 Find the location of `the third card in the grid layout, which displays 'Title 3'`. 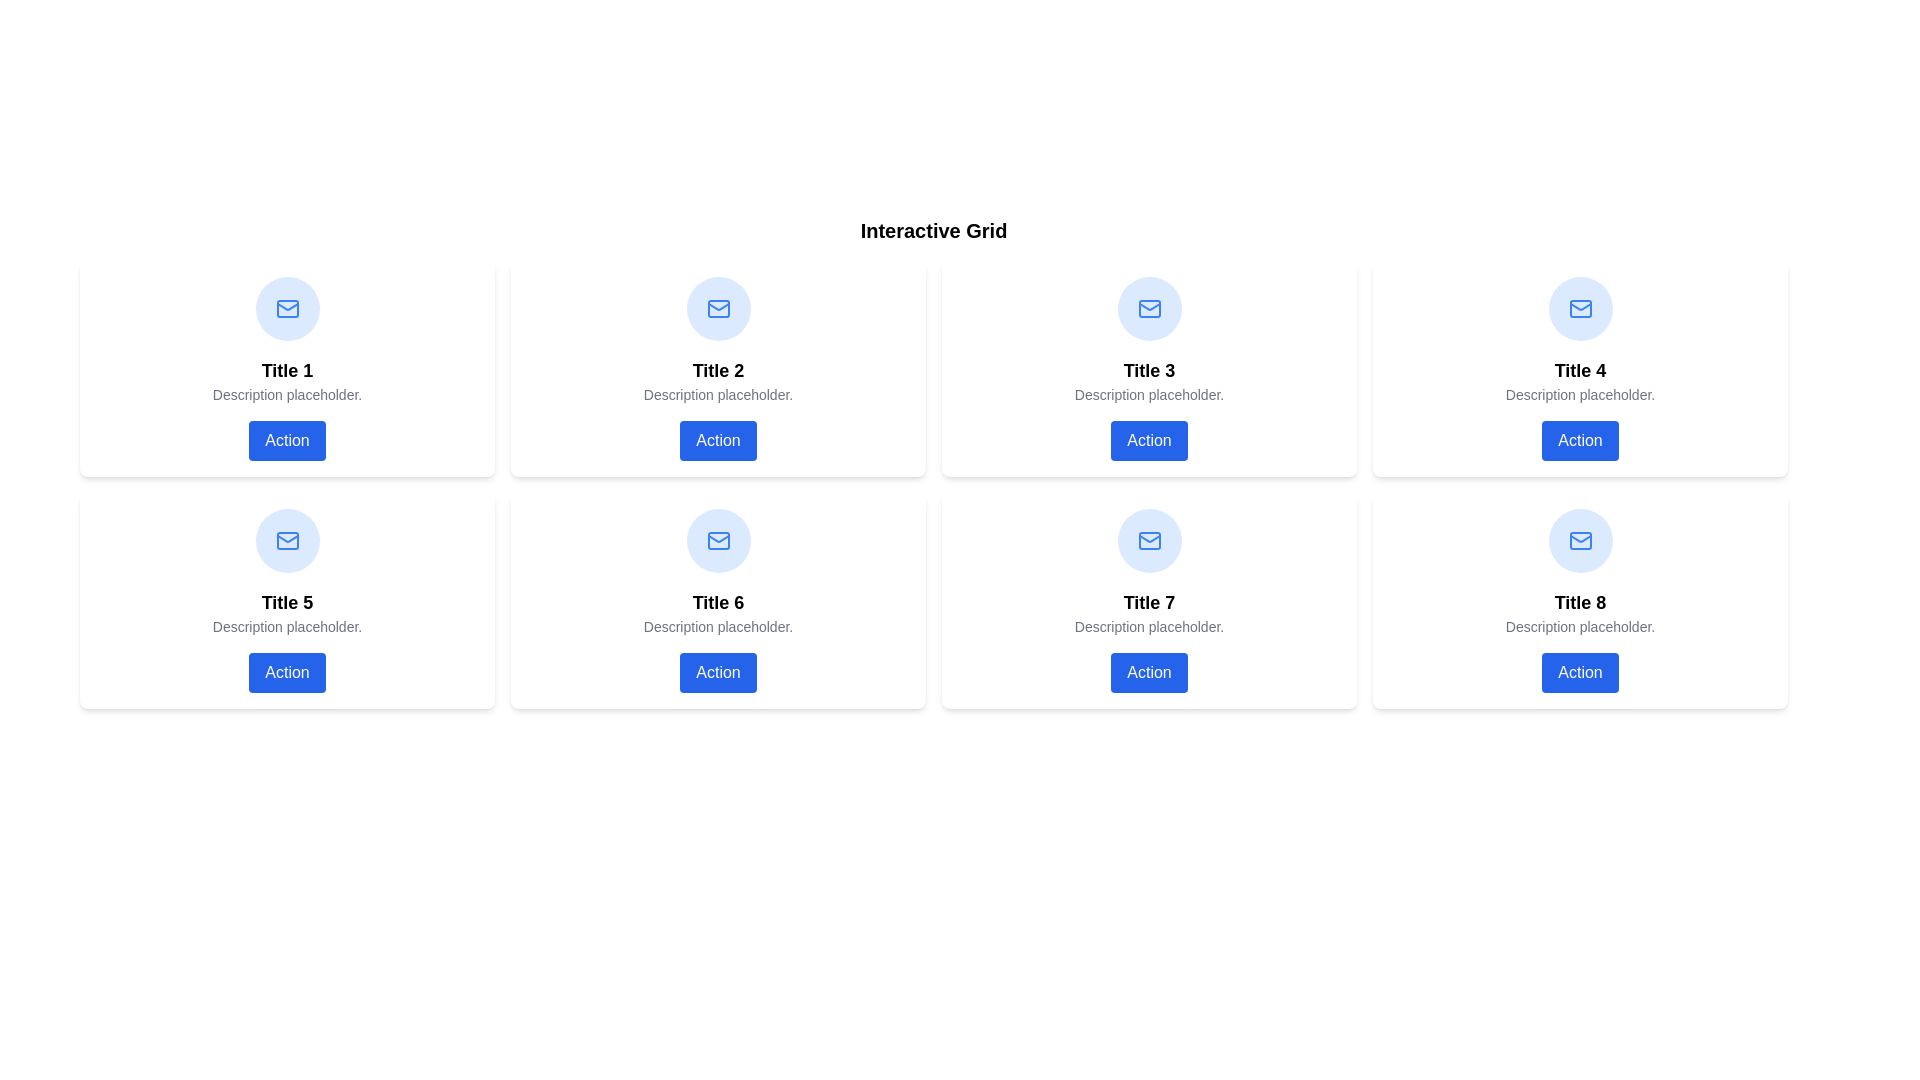

the third card in the grid layout, which displays 'Title 3' is located at coordinates (1149, 369).